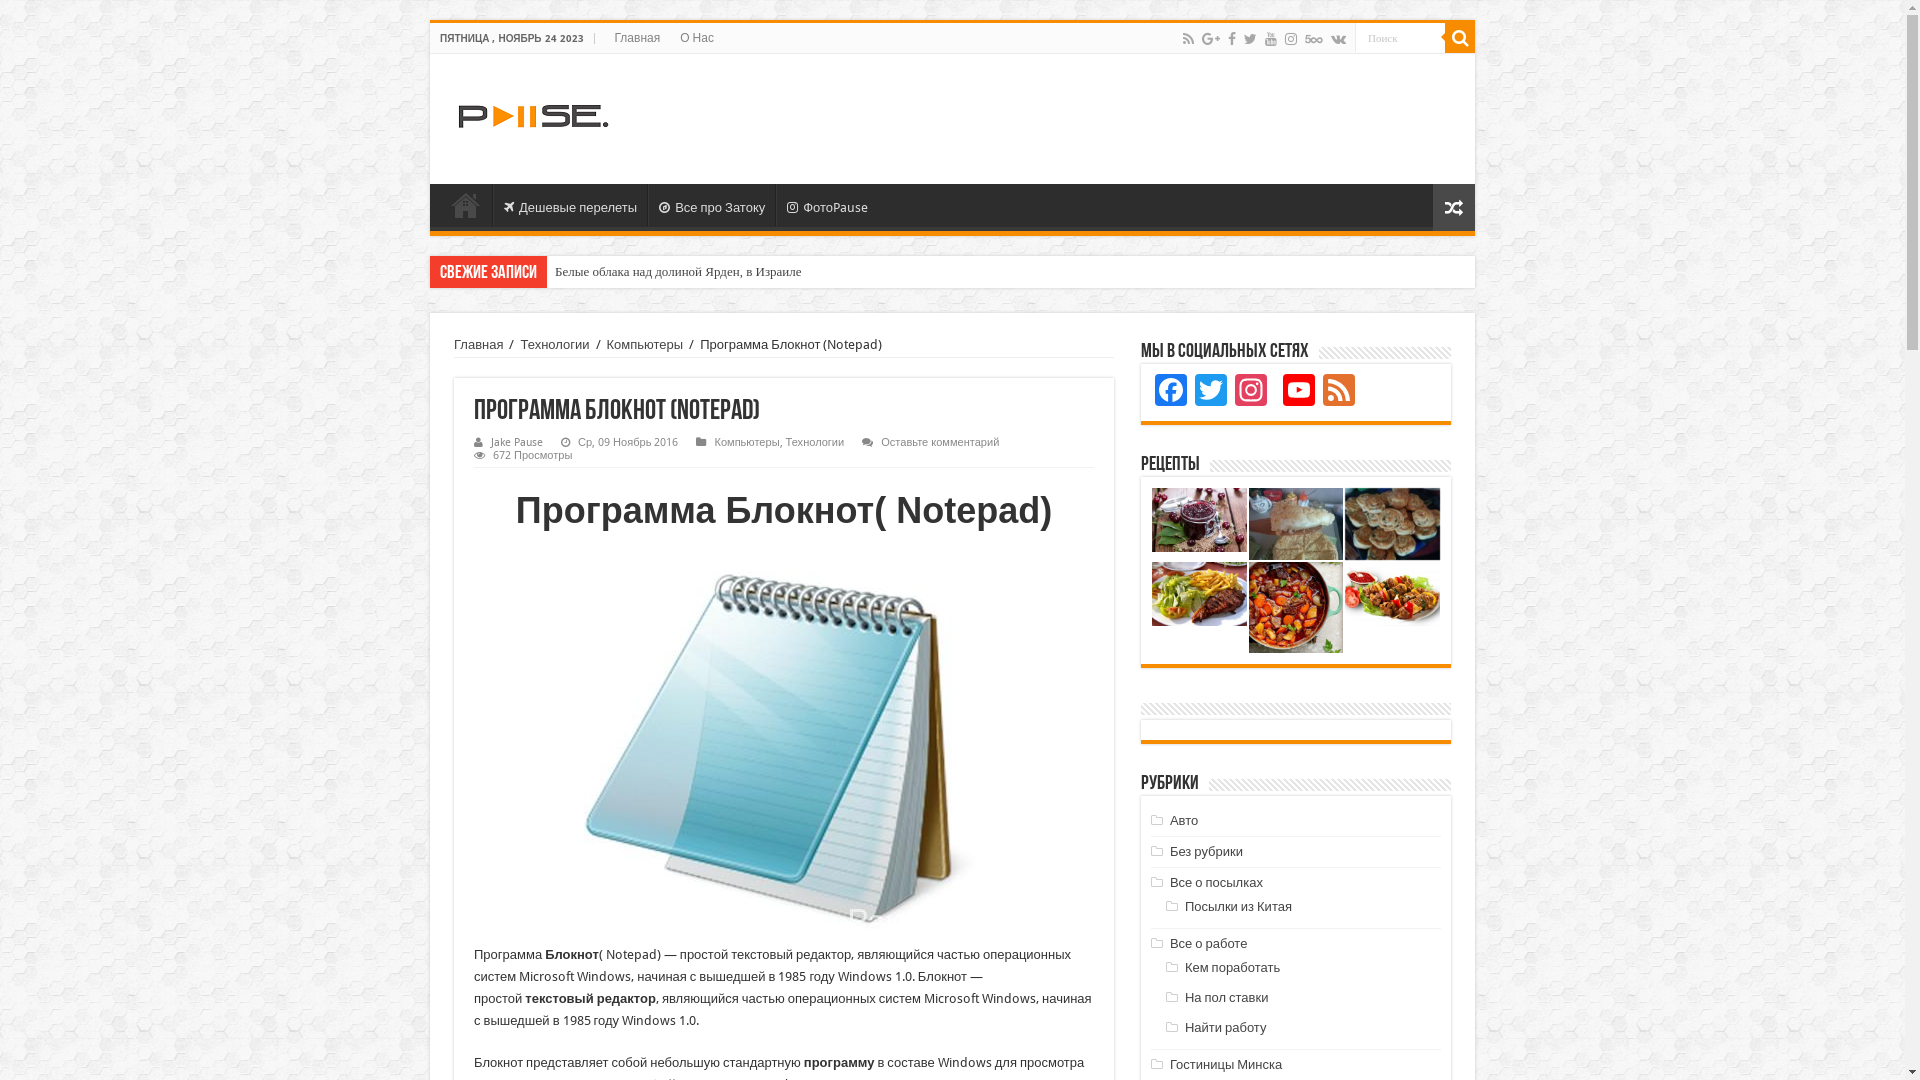  I want to click on 'Advertisement', so click(730, 119).